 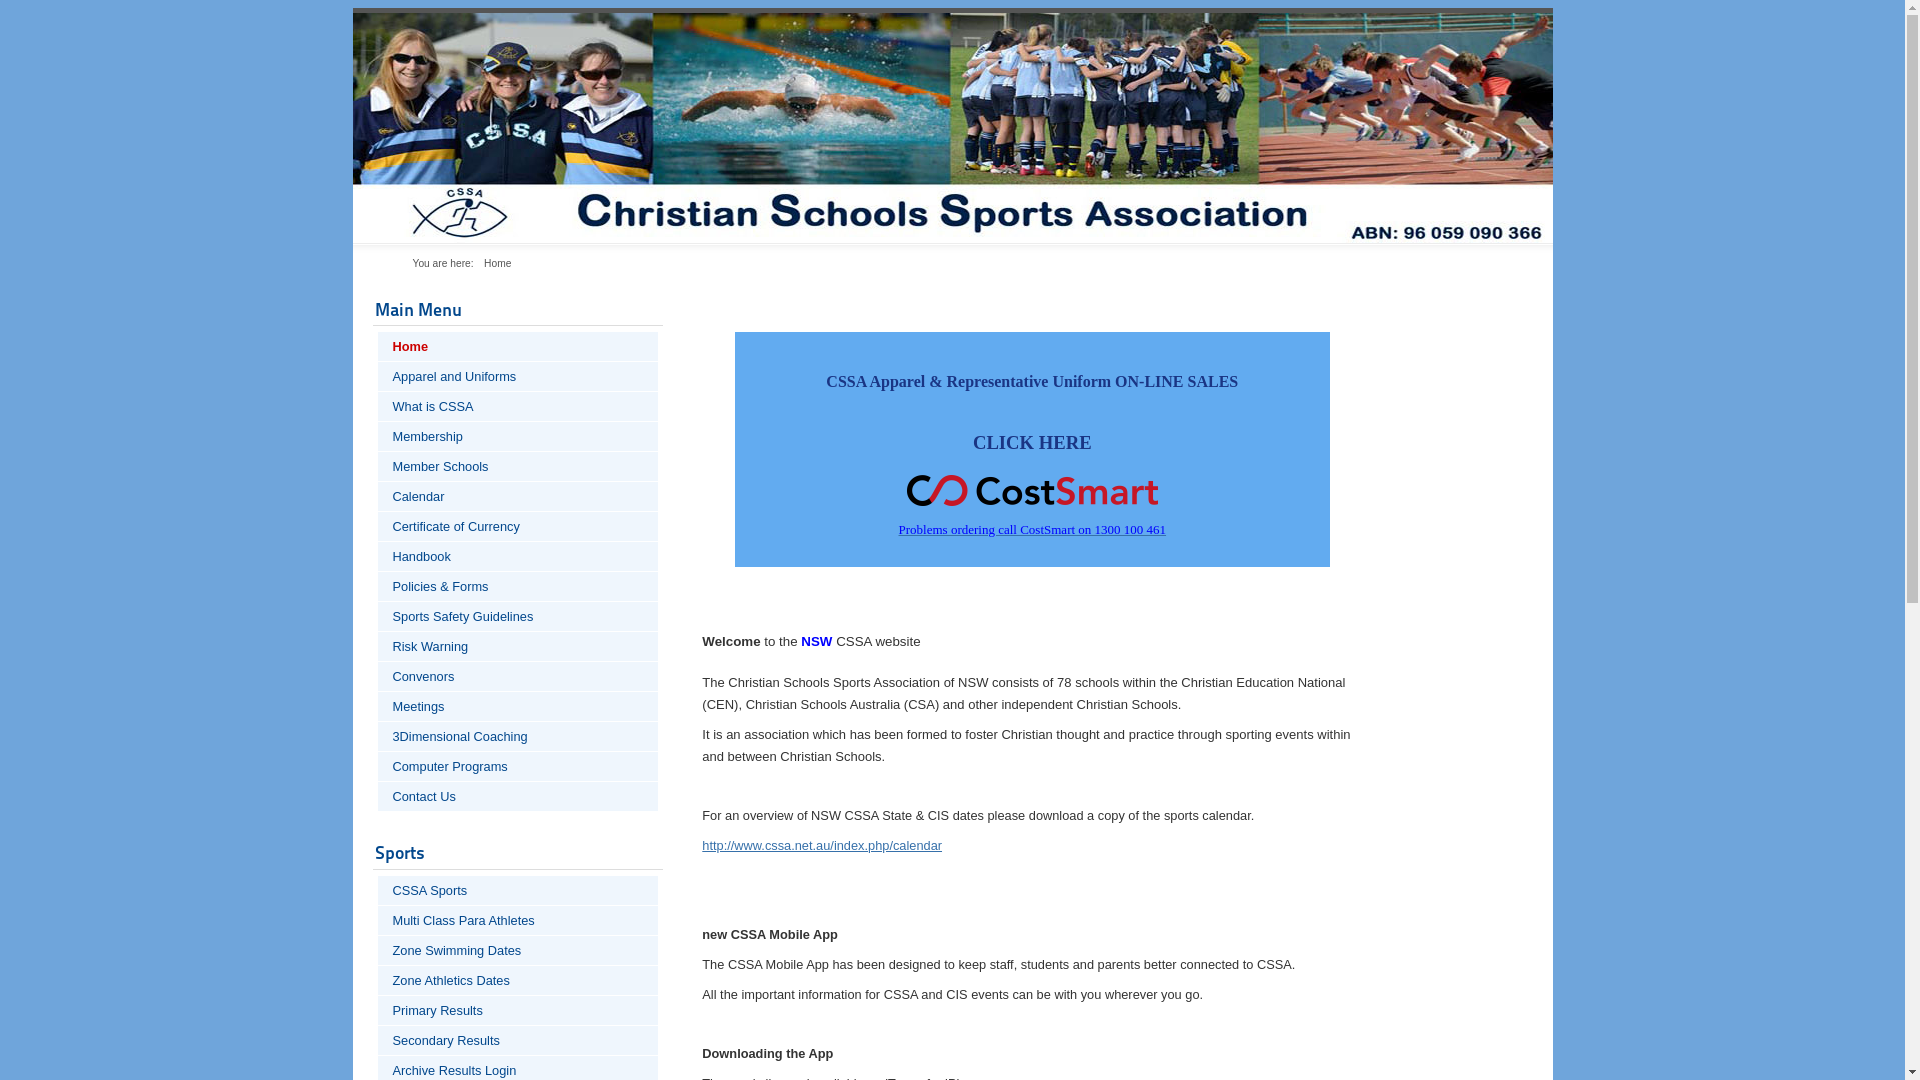 What do you see at coordinates (518, 525) in the screenshot?
I see `'Certificate of Currency'` at bounding box center [518, 525].